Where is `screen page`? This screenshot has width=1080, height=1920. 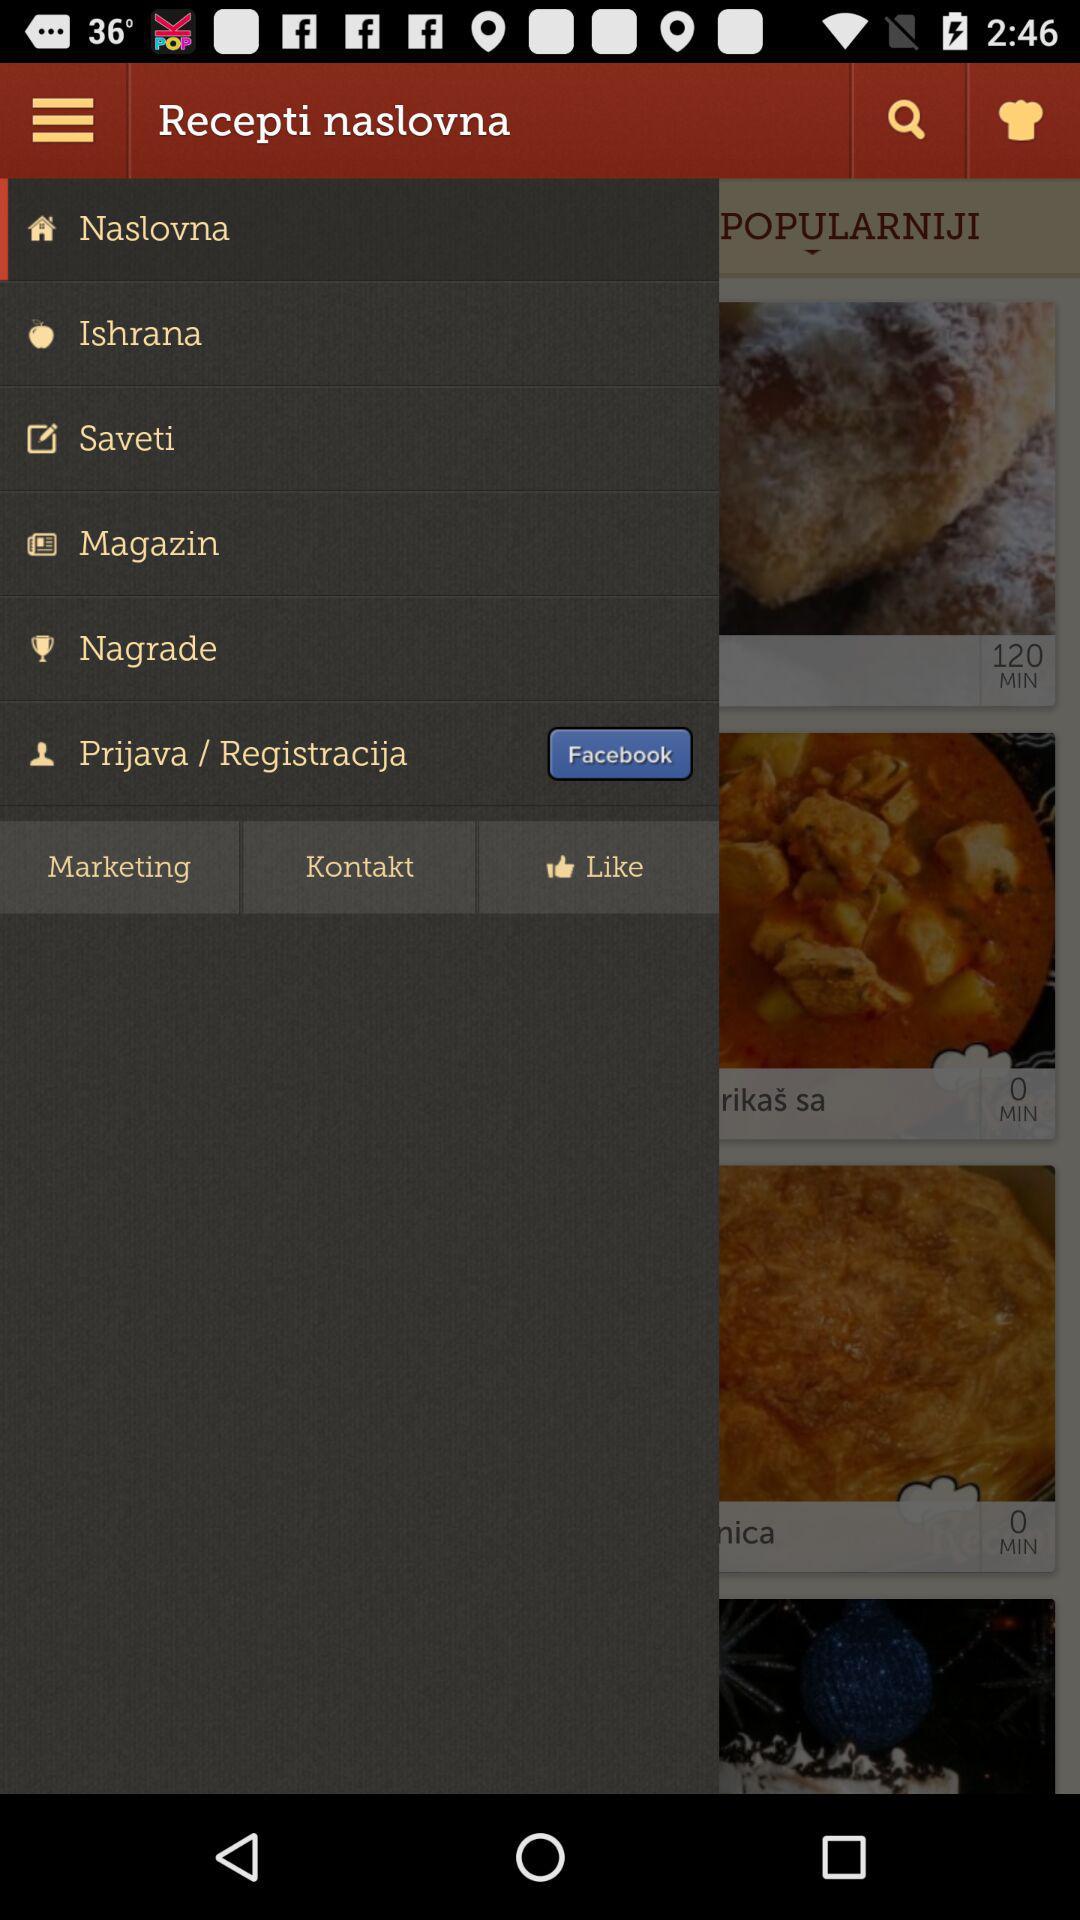
screen page is located at coordinates (540, 986).